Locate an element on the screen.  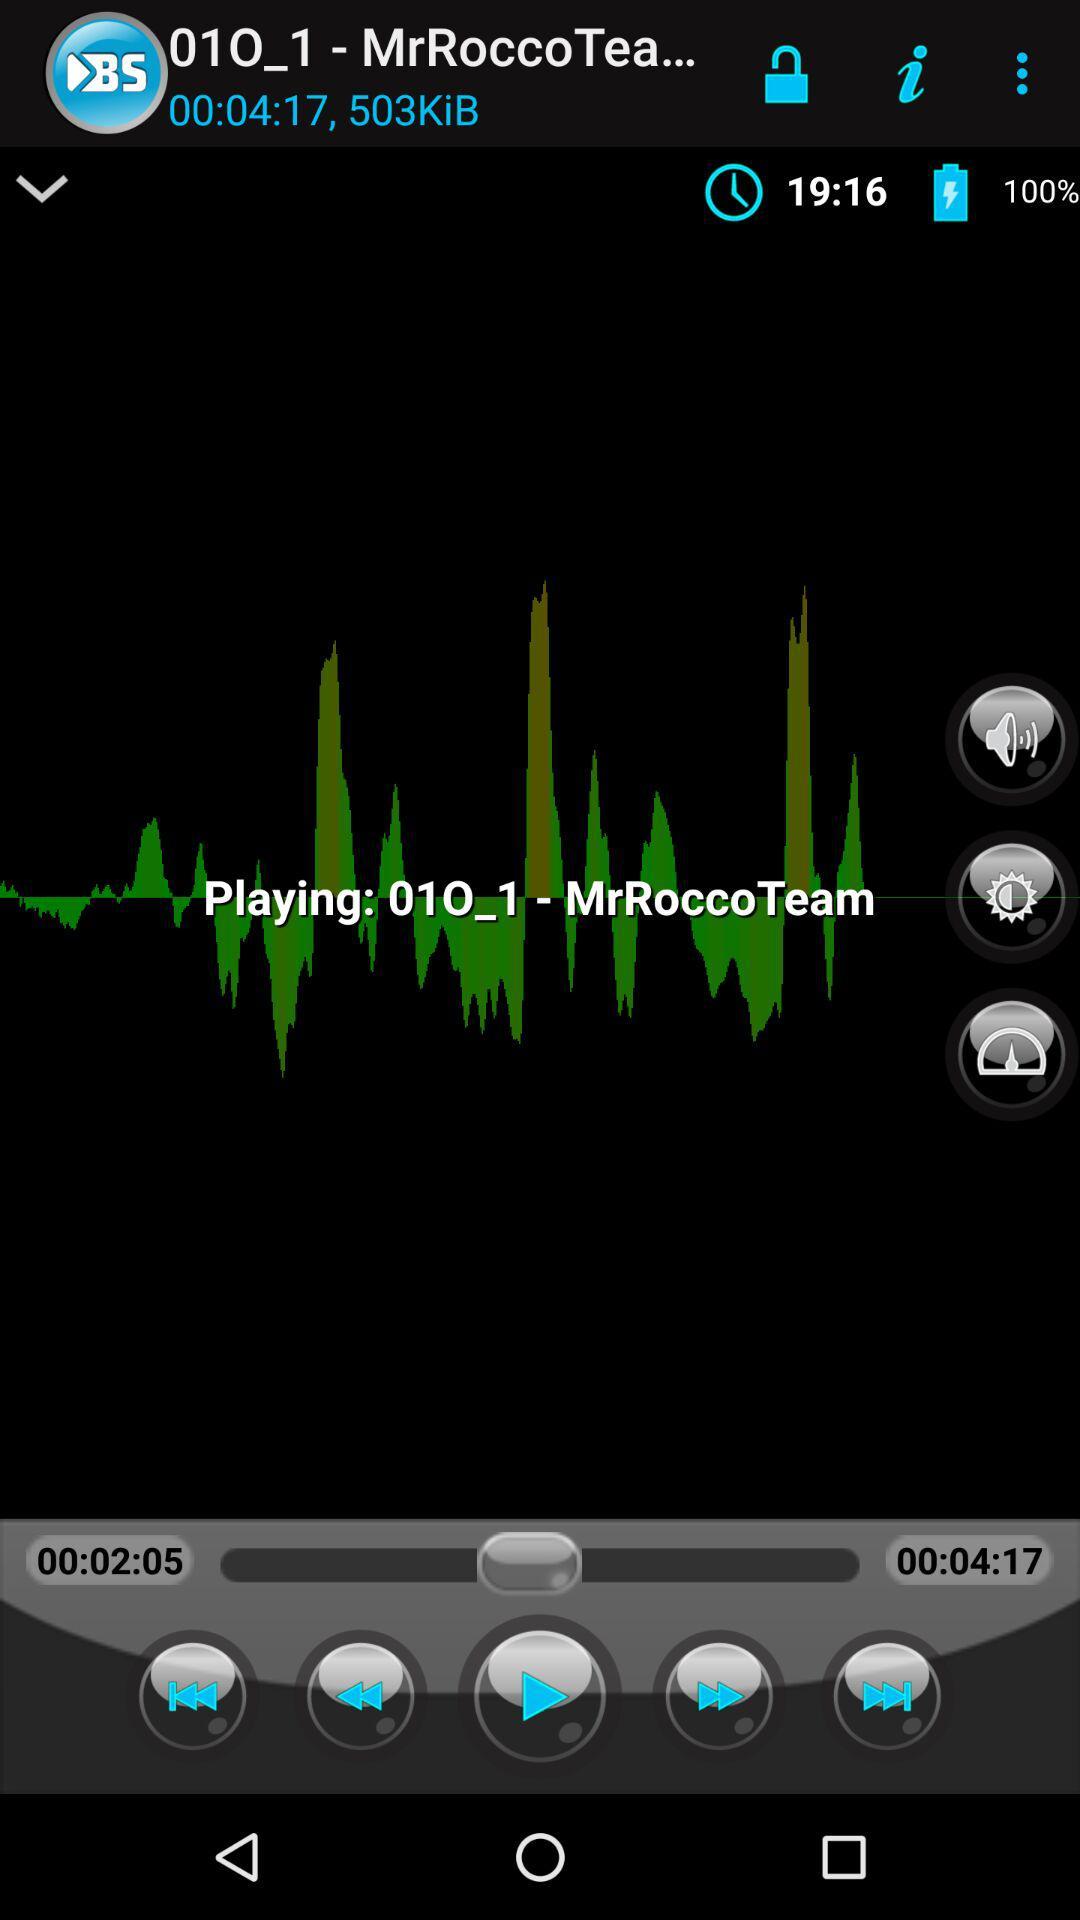
volume control is located at coordinates (1011, 738).